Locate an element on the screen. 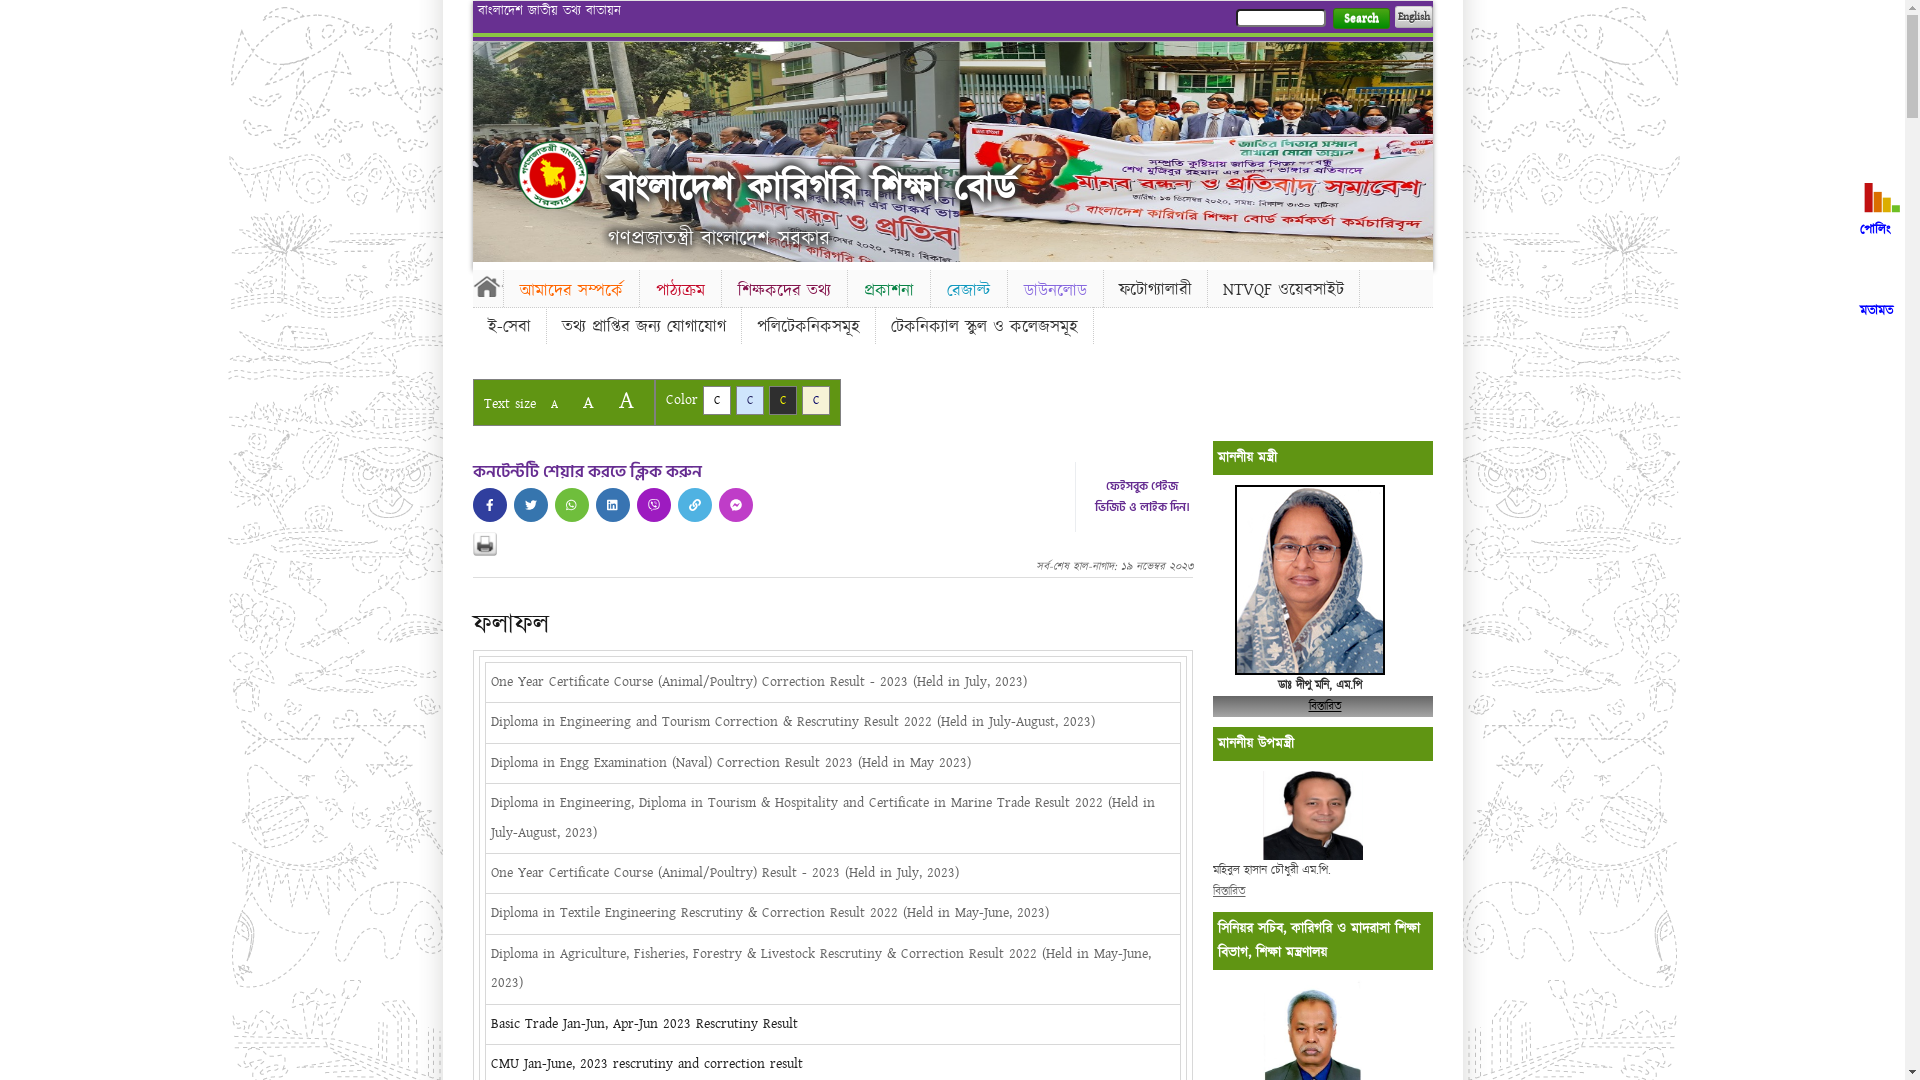 Image resolution: width=1920 pixels, height=1080 pixels. 'Home' is located at coordinates (552, 173).